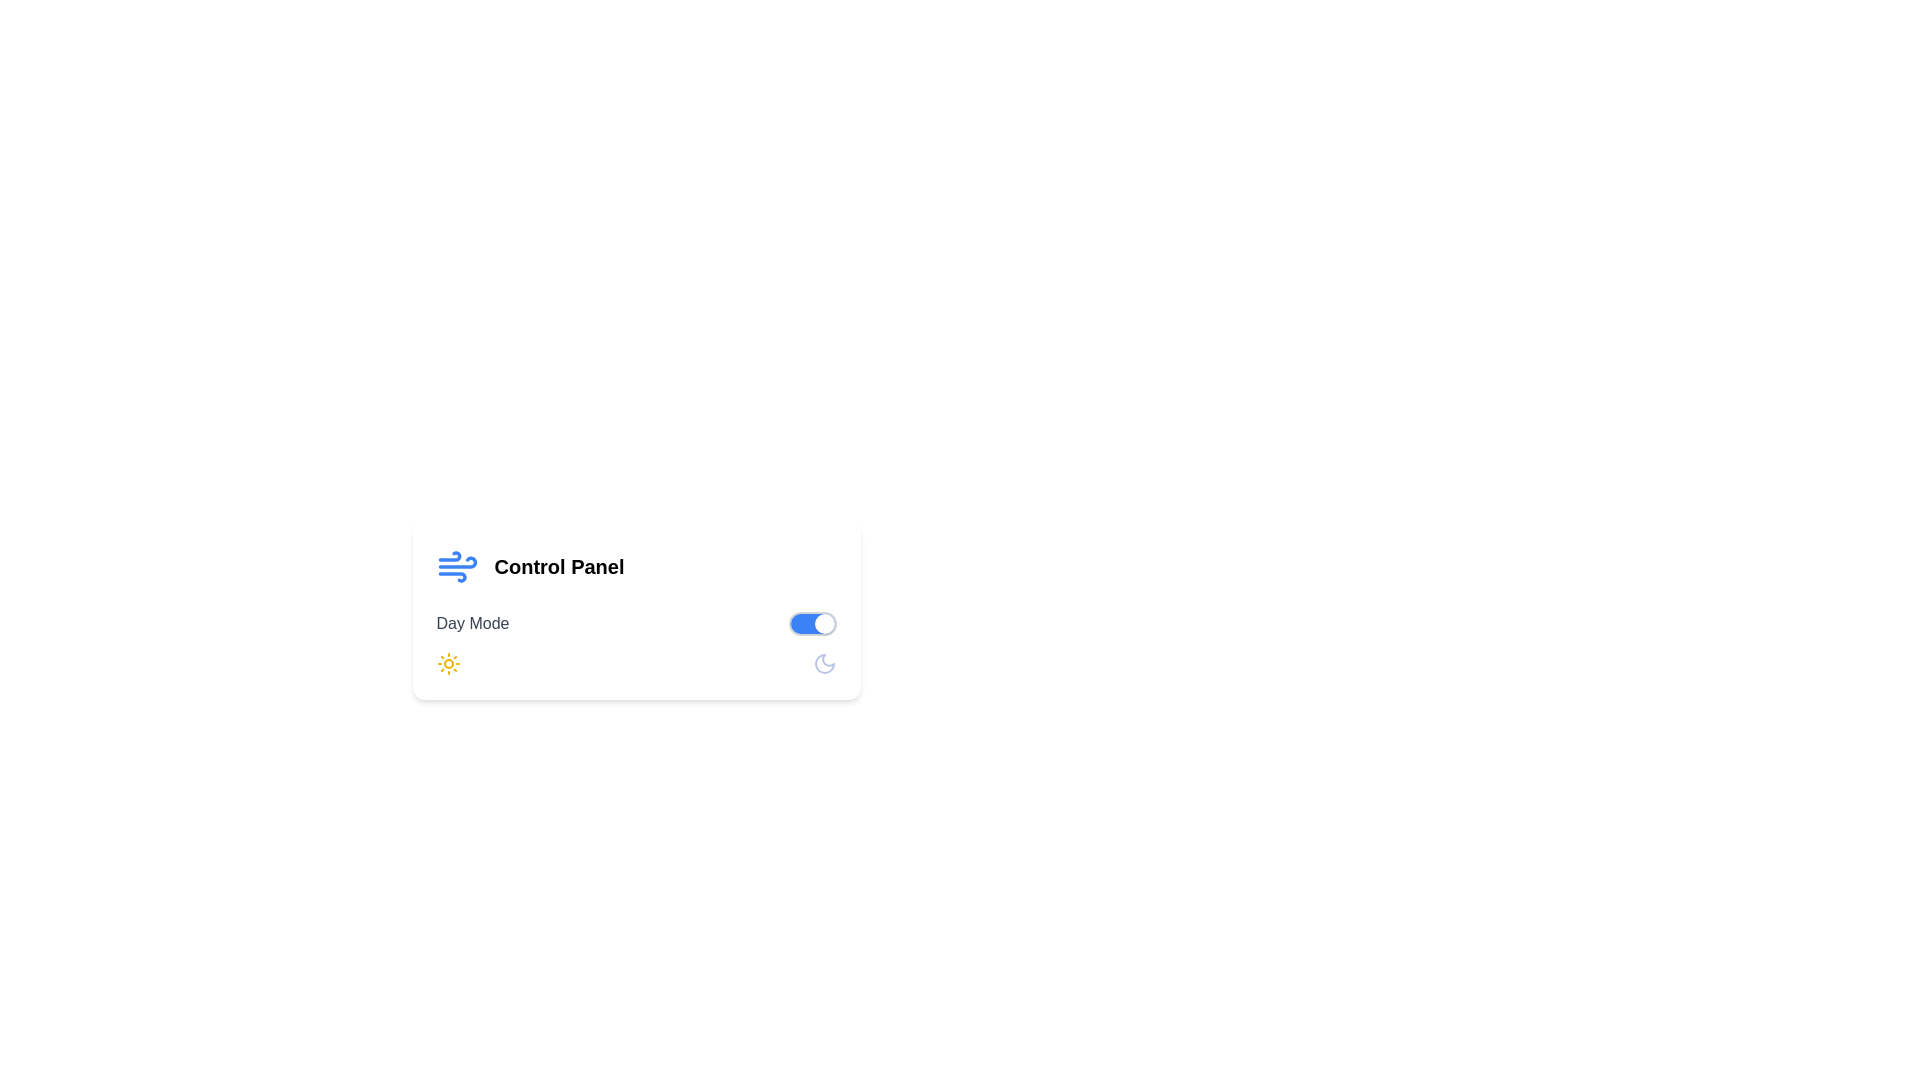 The width and height of the screenshot is (1920, 1080). Describe the element at coordinates (471, 623) in the screenshot. I see `the Text label indicating 'Day Mode', which is located to the left of the blue toggle switch in the control panel section` at that location.